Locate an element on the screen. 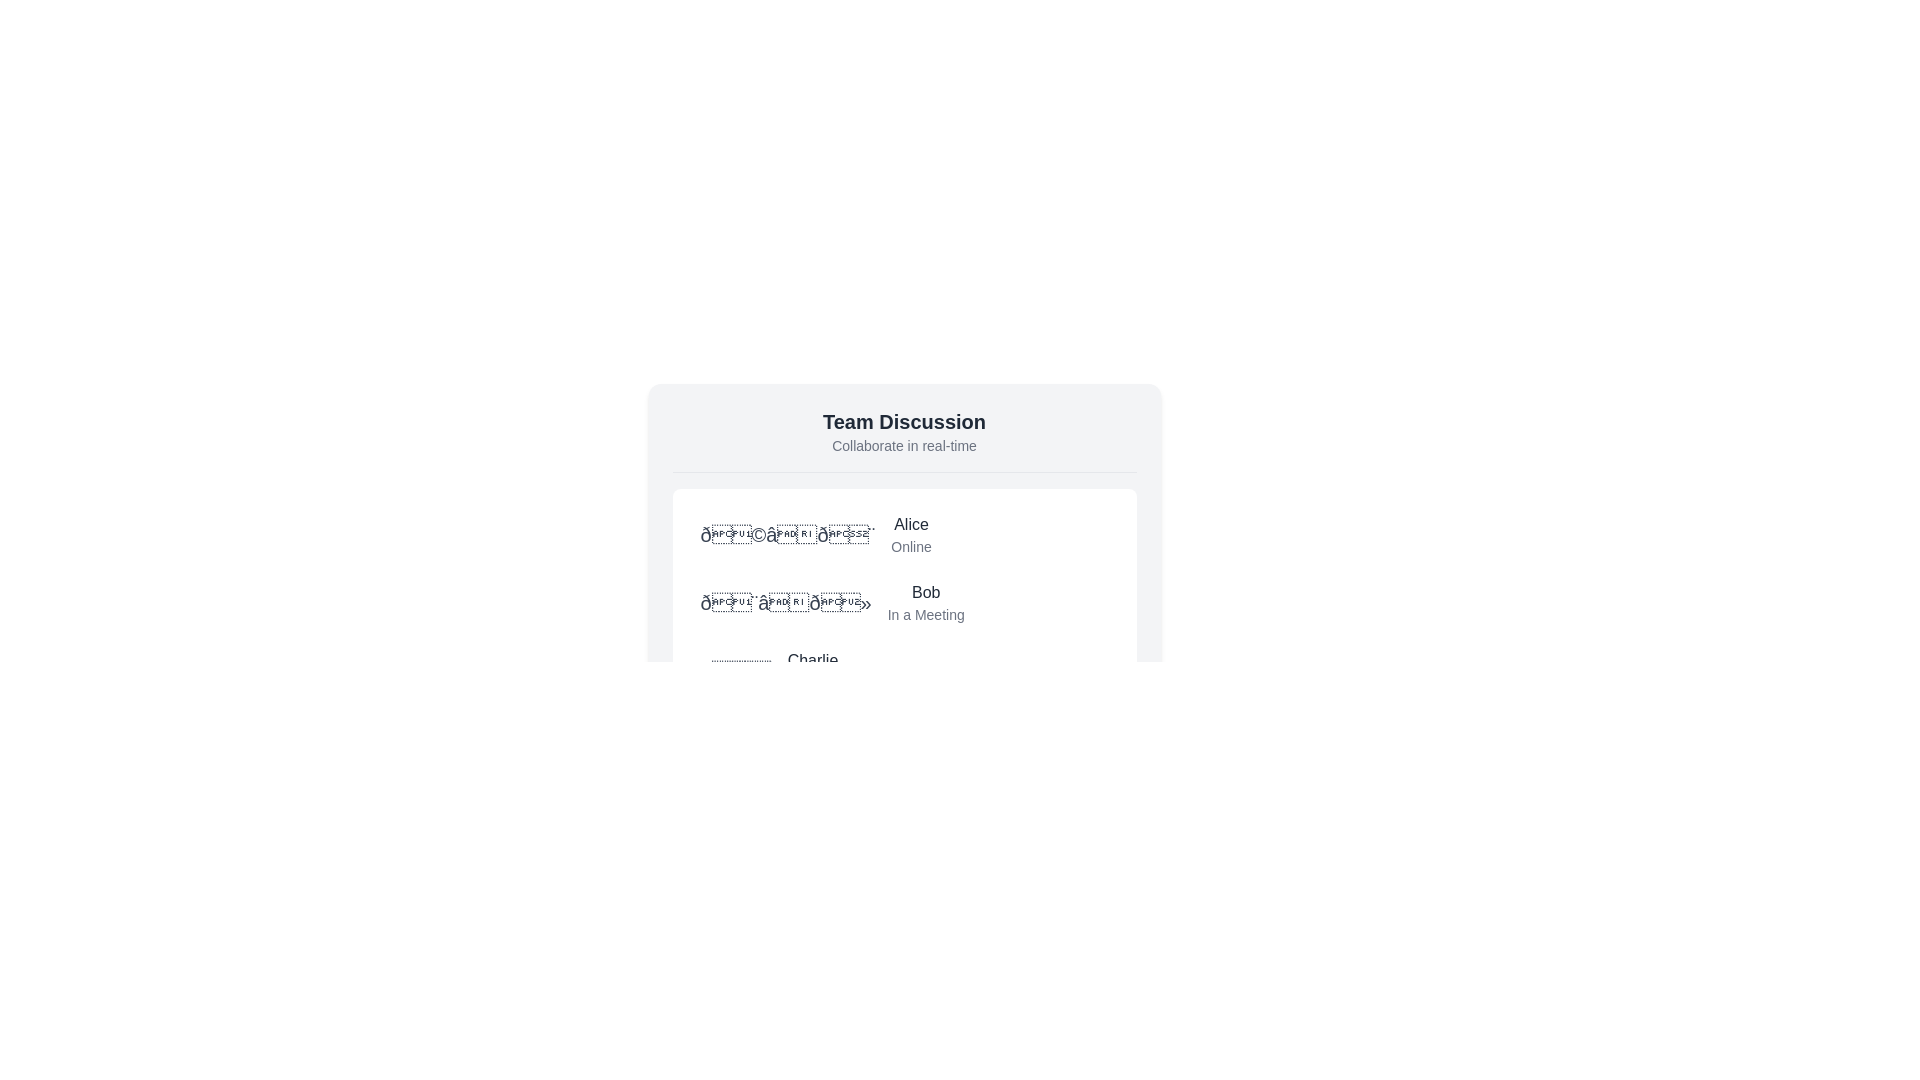 This screenshot has width=1920, height=1080. the list item displaying the user name 'Bob' with status 'In a Meeting', which includes an icon of a person at a computer, located in the 'Team Discussion' box is located at coordinates (903, 601).